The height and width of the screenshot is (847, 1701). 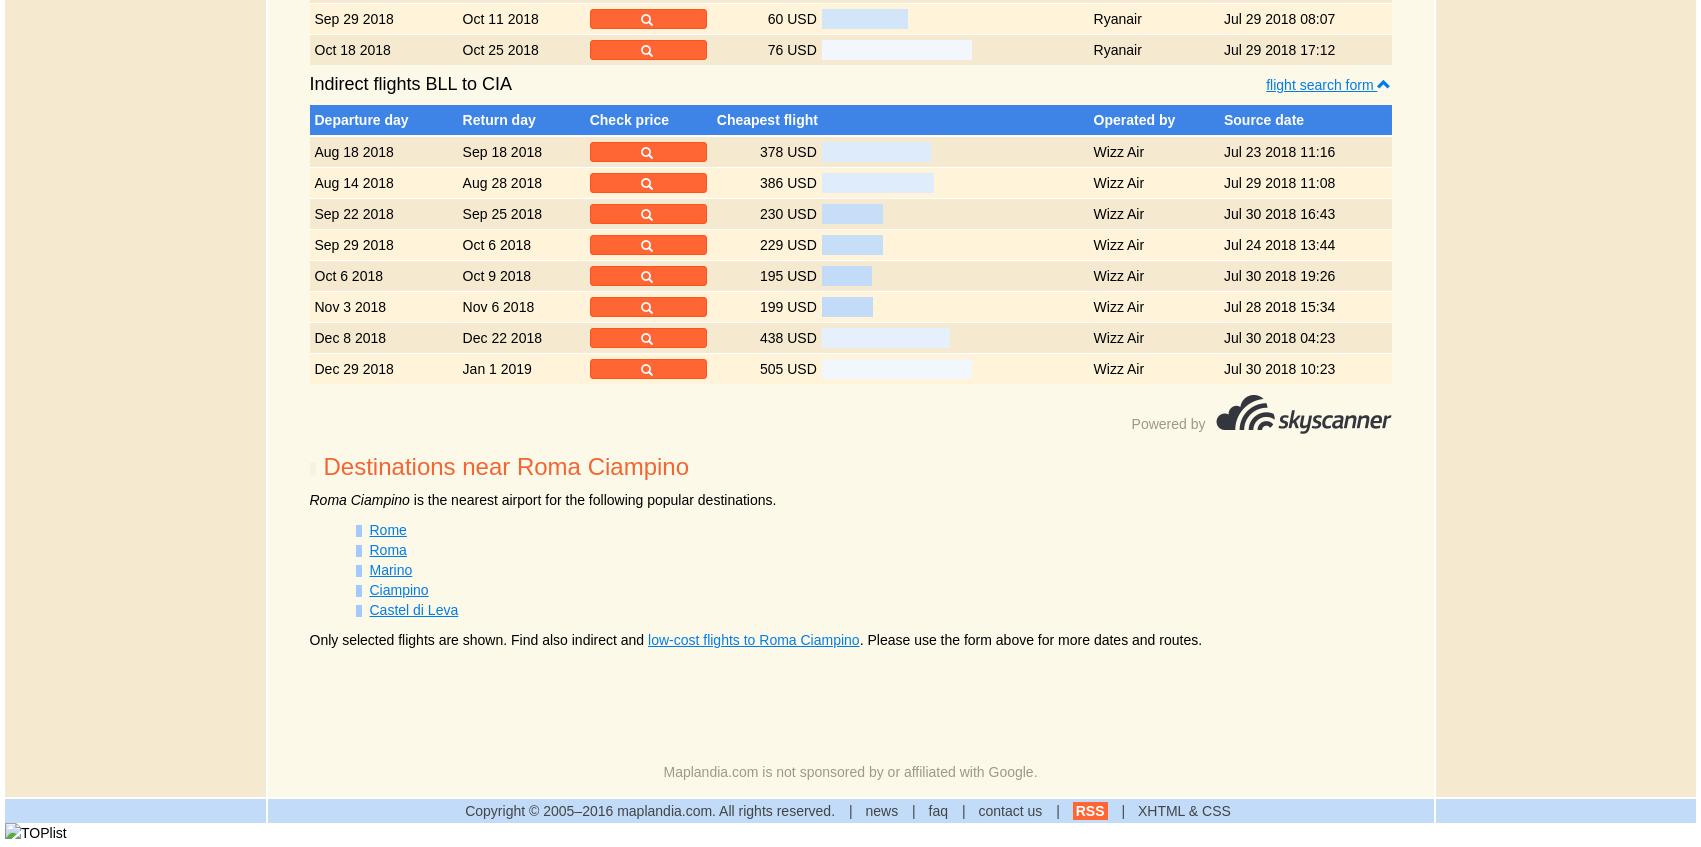 What do you see at coordinates (1278, 48) in the screenshot?
I see `'Jul 29 2018 17:12'` at bounding box center [1278, 48].